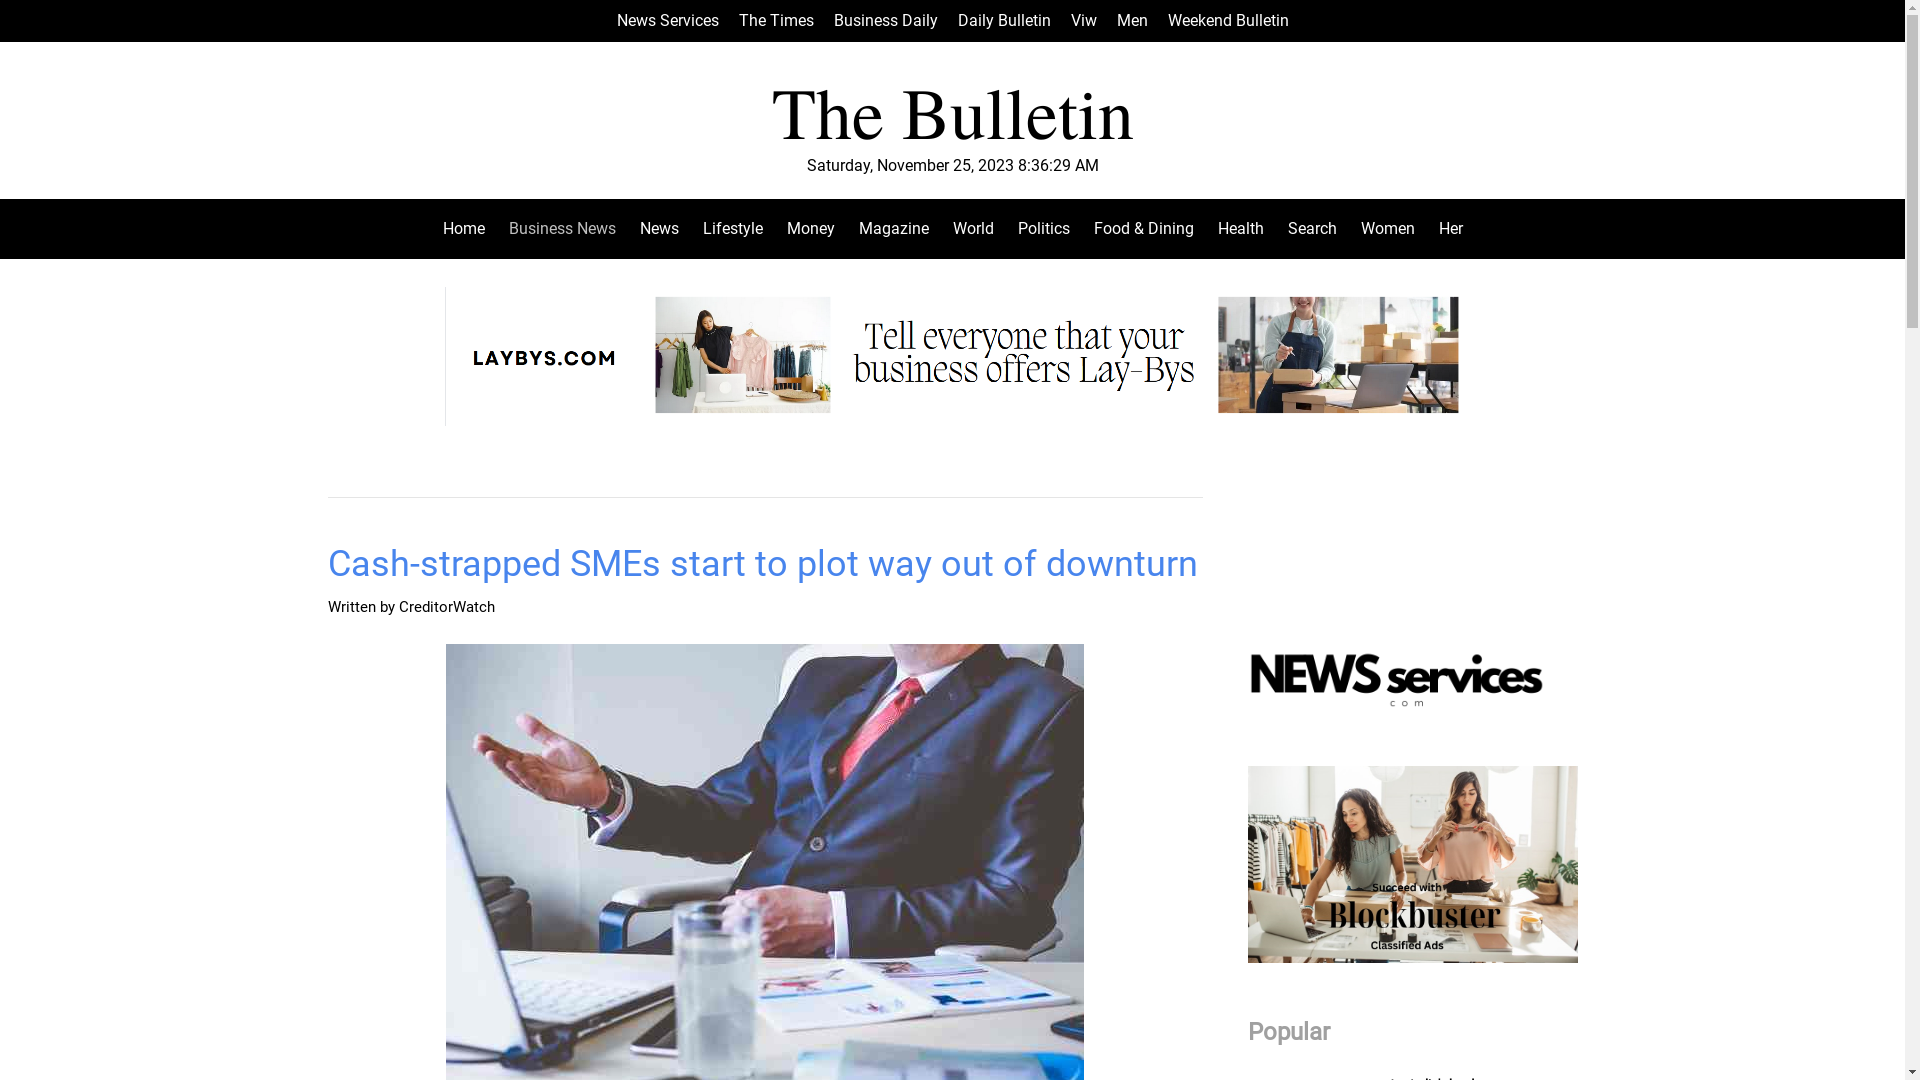 Image resolution: width=1920 pixels, height=1080 pixels. What do you see at coordinates (1240, 227) in the screenshot?
I see `'Health'` at bounding box center [1240, 227].